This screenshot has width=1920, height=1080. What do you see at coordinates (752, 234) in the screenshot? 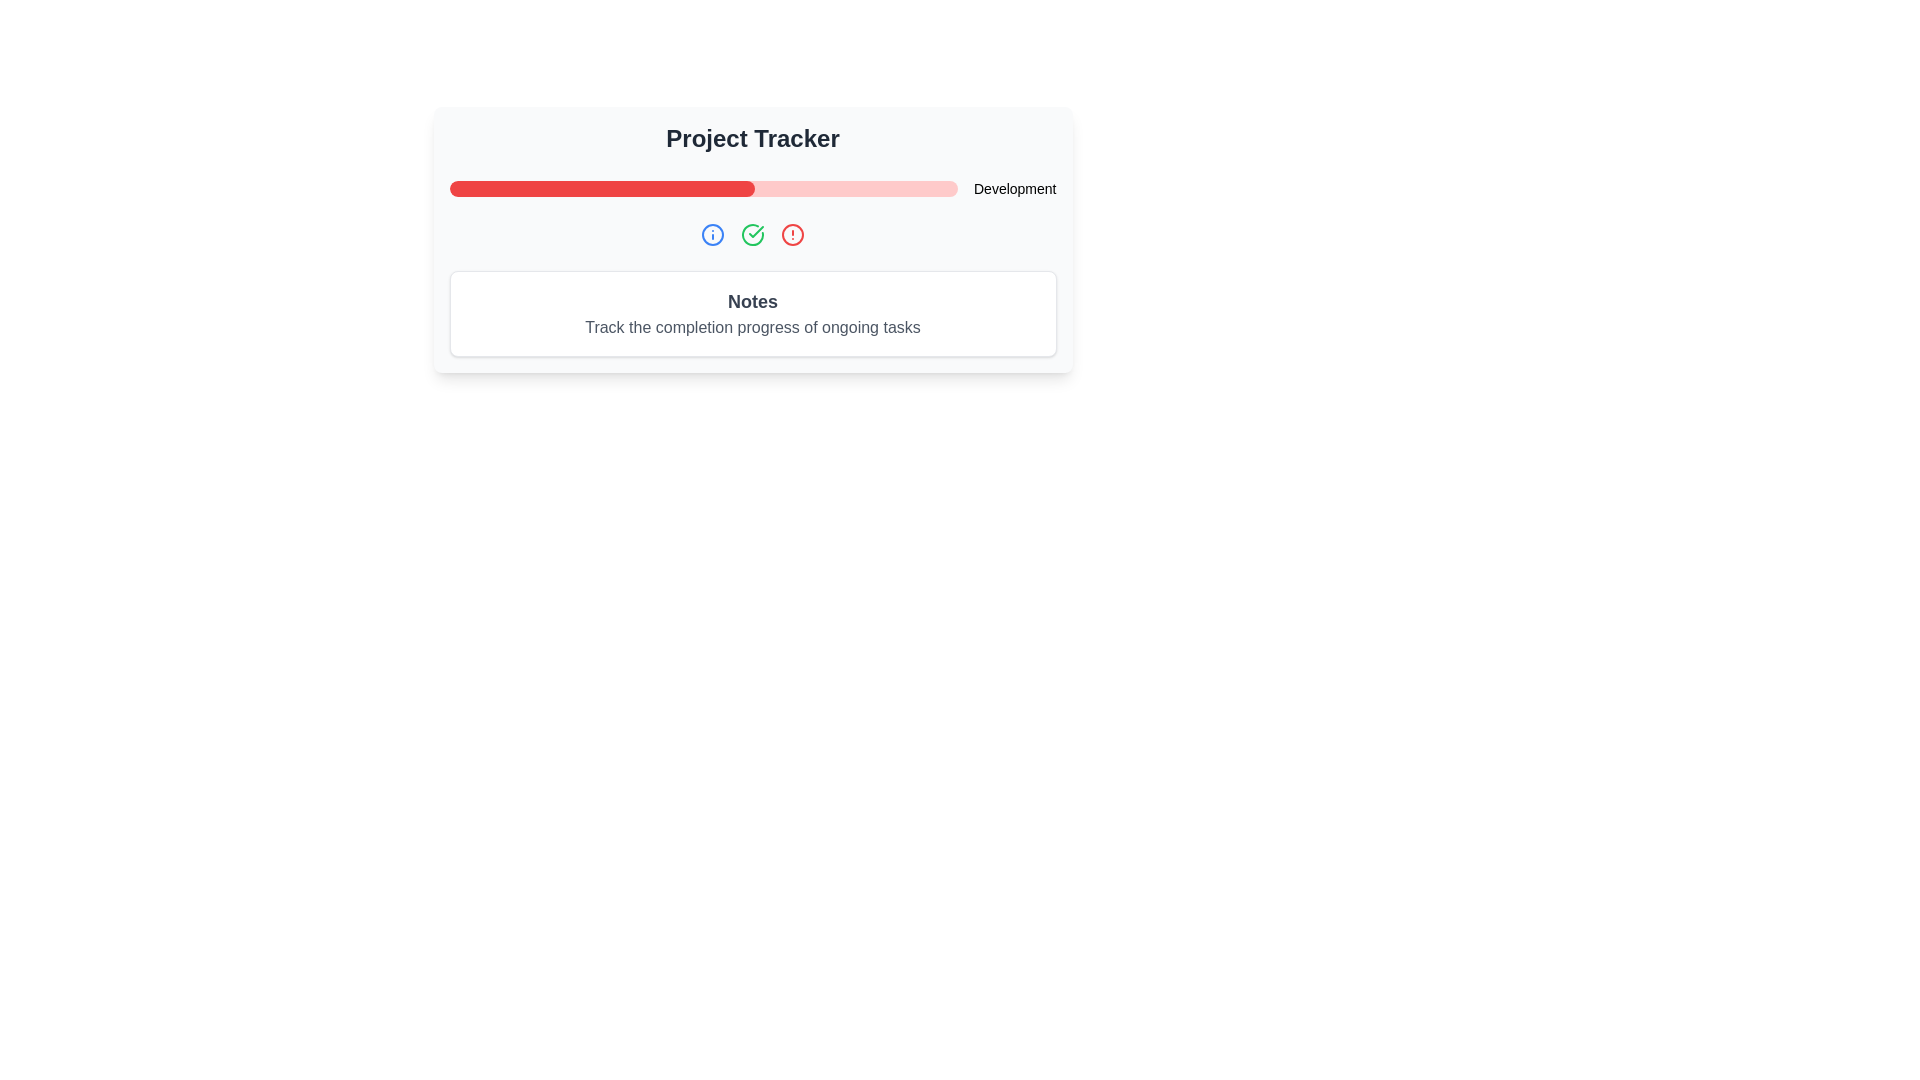
I see `the status indicator icons located beneath the 'Development' progress bar and above the 'Notes' section` at bounding box center [752, 234].